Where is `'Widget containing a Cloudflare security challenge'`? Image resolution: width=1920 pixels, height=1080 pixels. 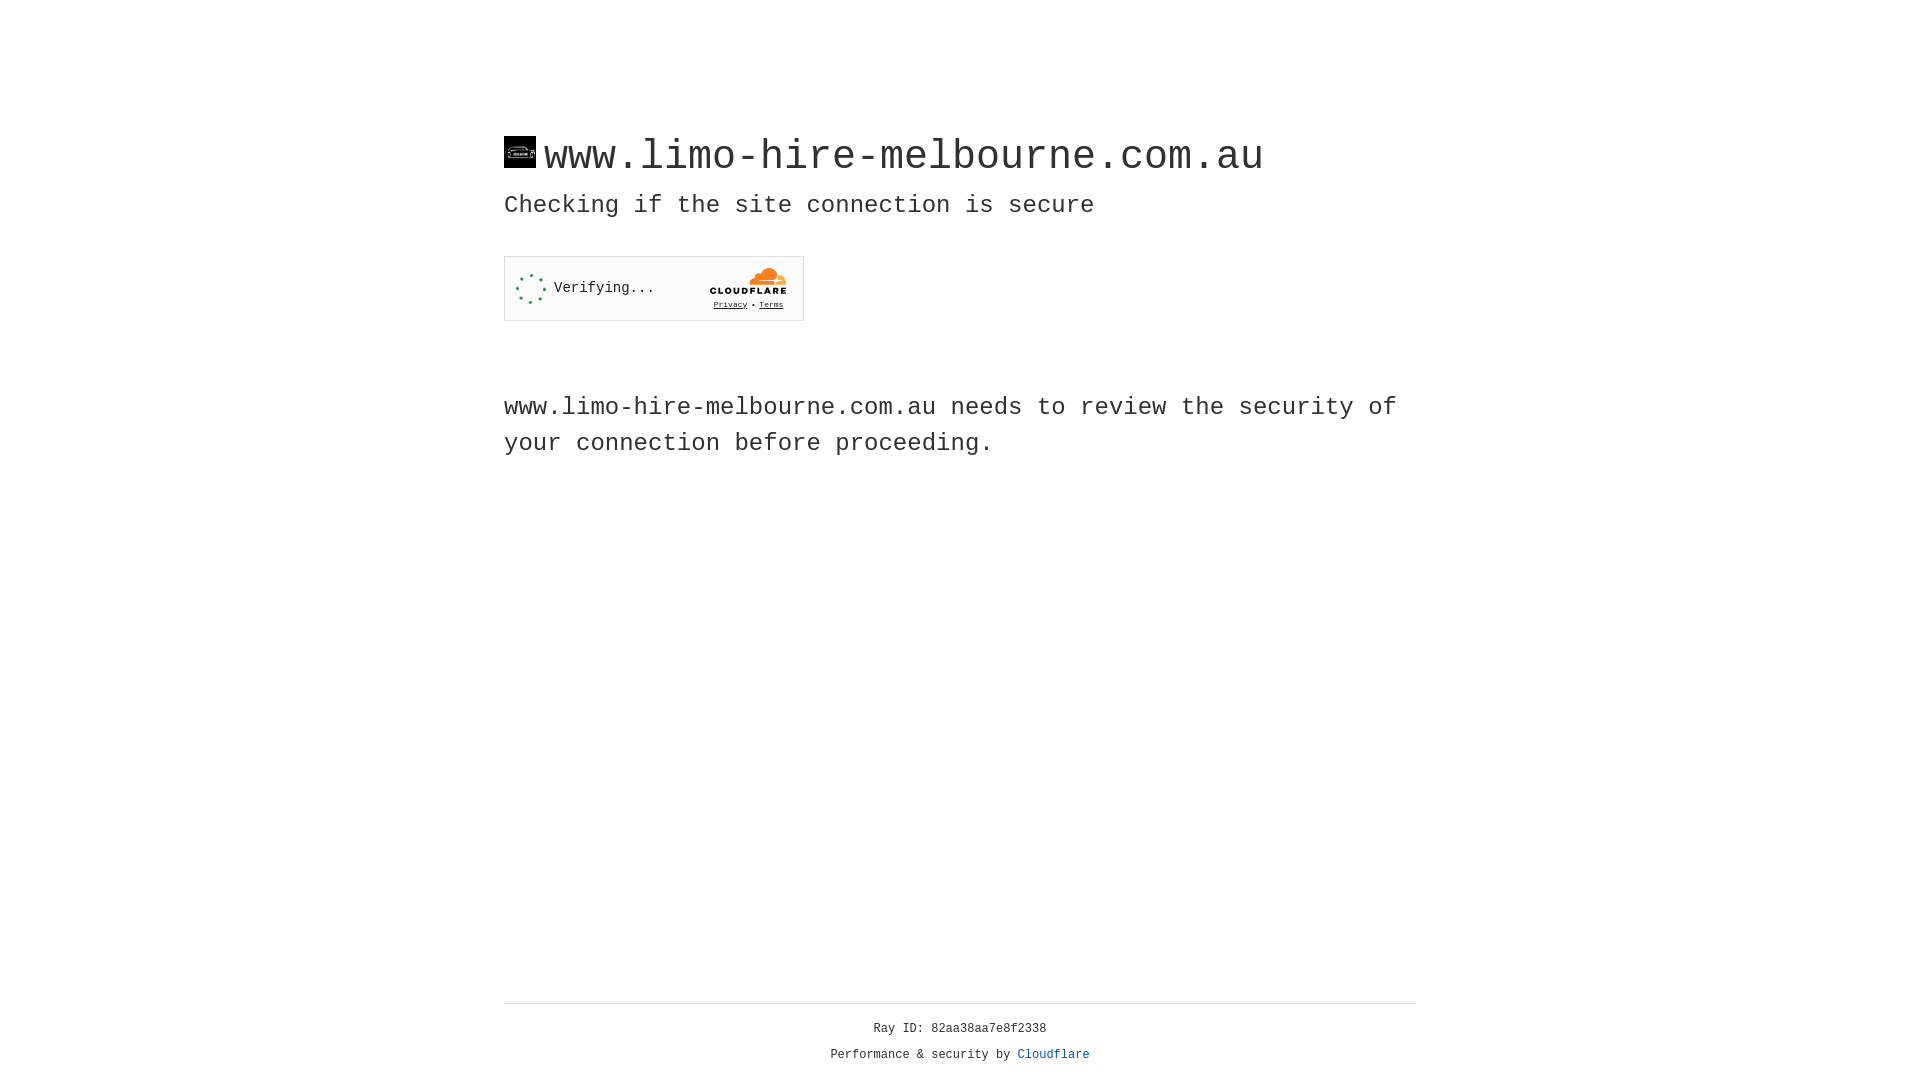
'Widget containing a Cloudflare security challenge' is located at coordinates (653, 288).